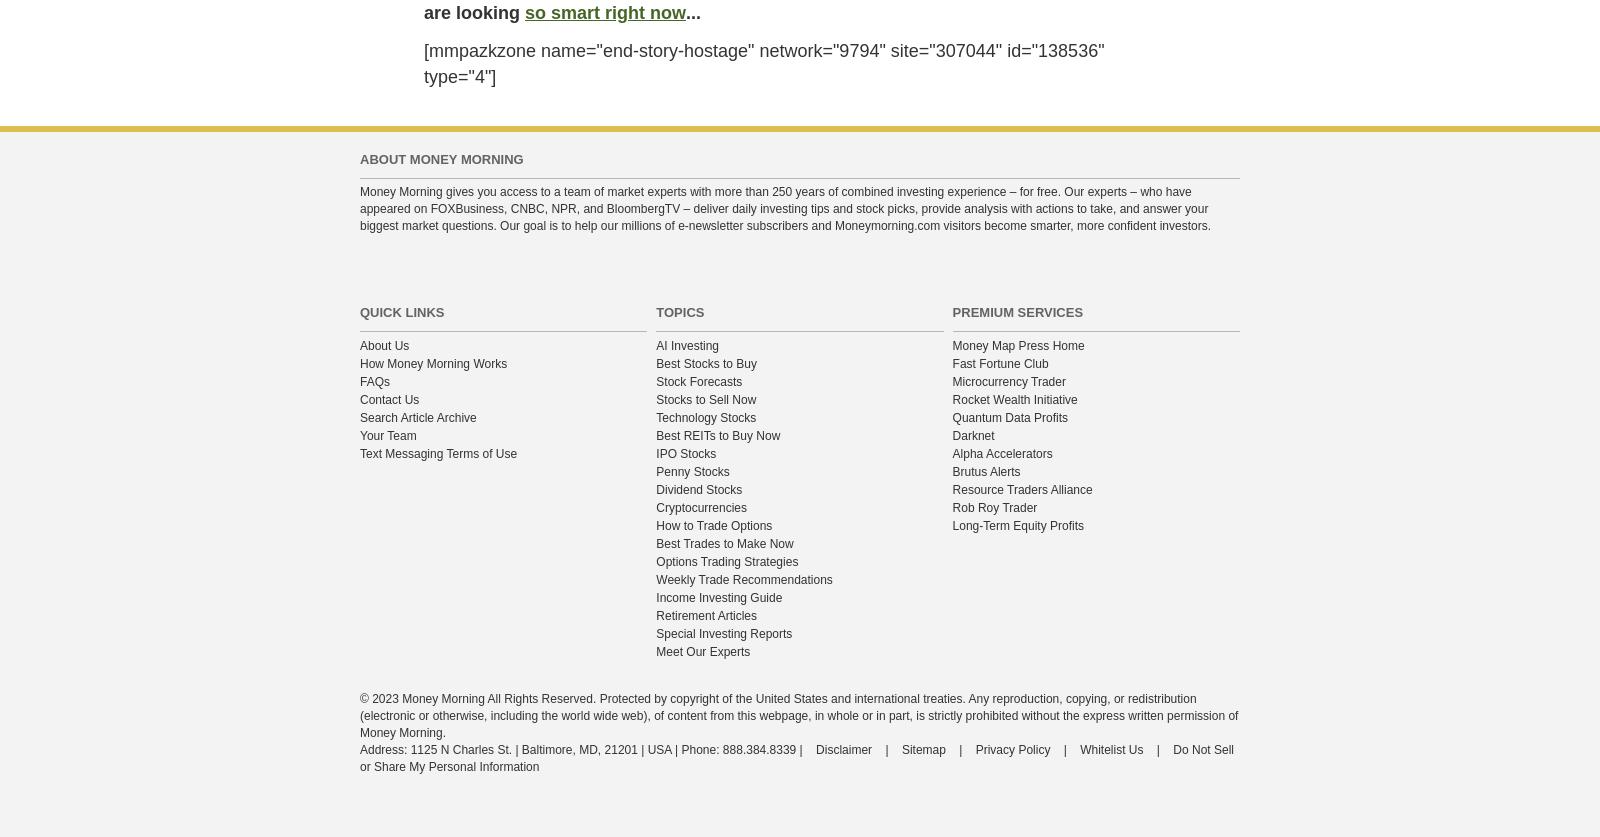  I want to click on 'Quantum Data Profits', so click(951, 417).